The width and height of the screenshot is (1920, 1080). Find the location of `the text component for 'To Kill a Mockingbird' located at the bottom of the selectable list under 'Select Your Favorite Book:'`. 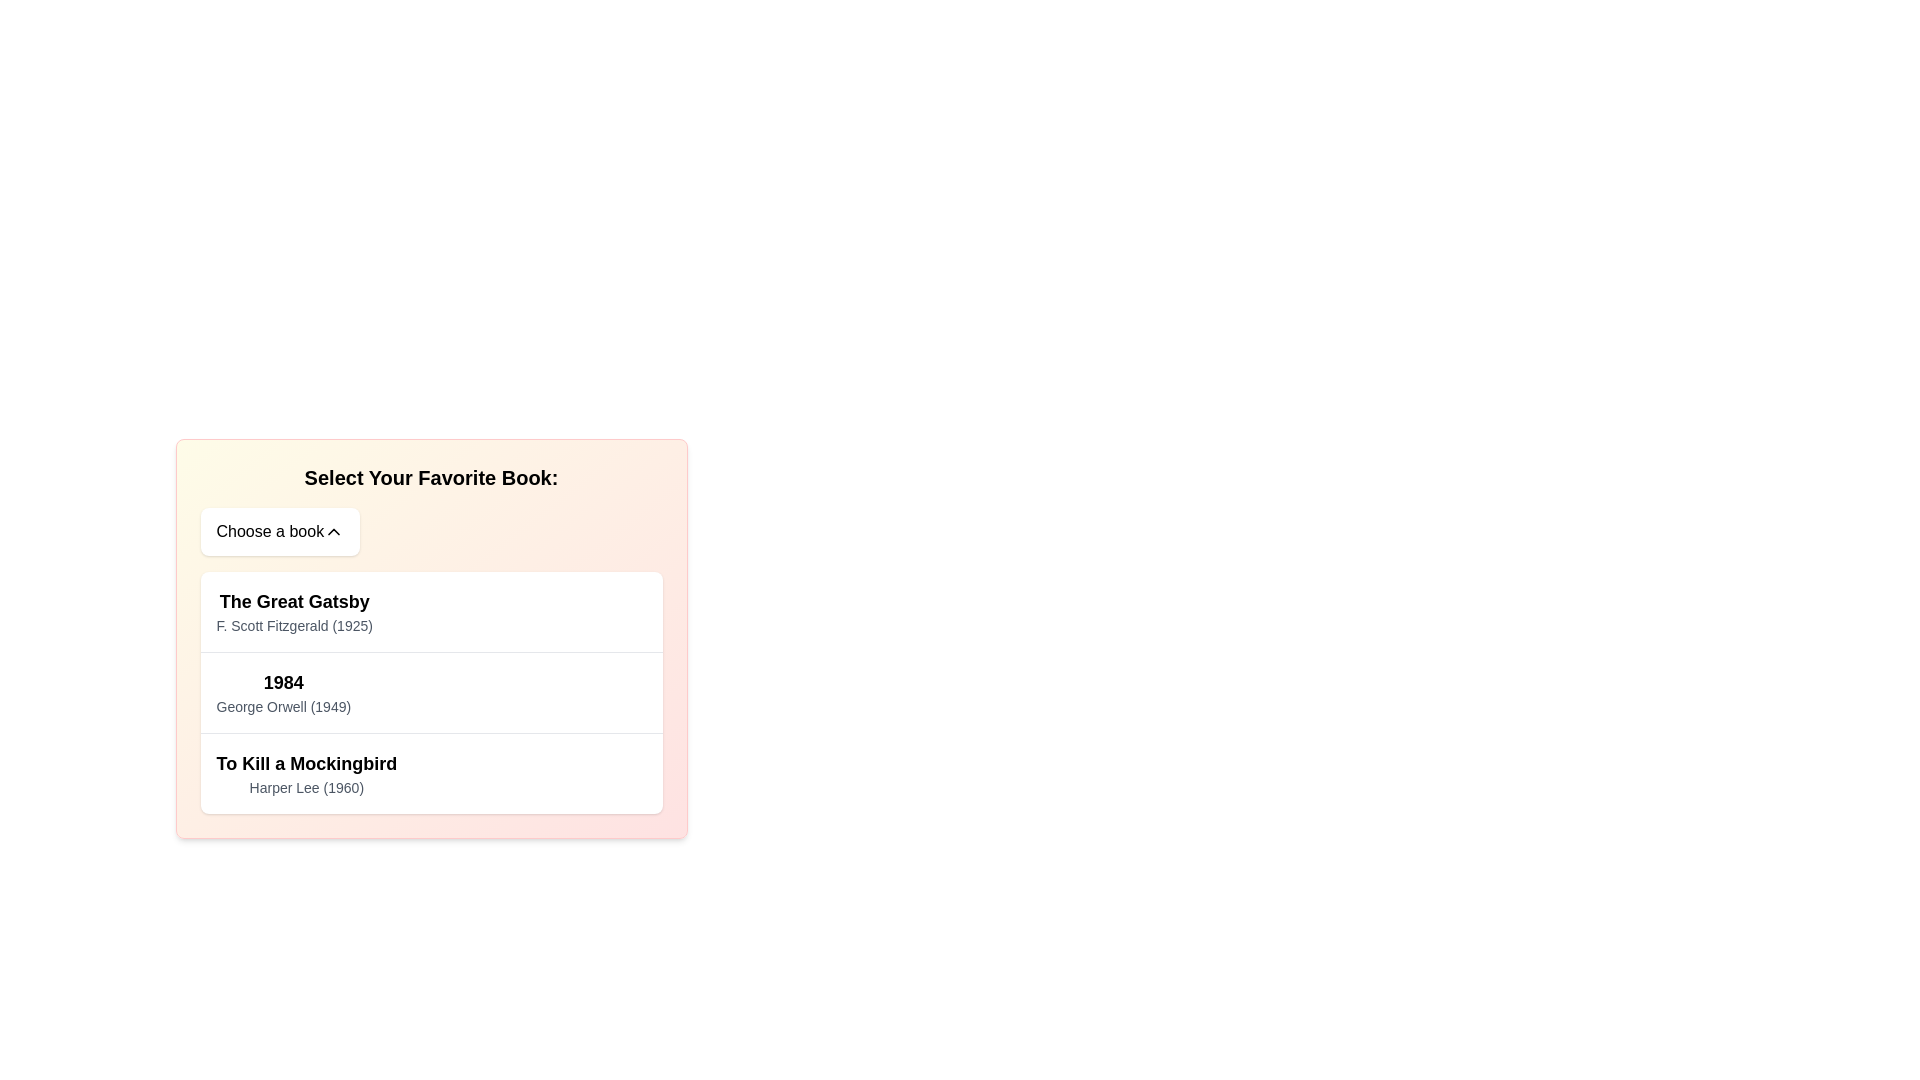

the text component for 'To Kill a Mockingbird' located at the bottom of the selectable list under 'Select Your Favorite Book:' is located at coordinates (305, 773).